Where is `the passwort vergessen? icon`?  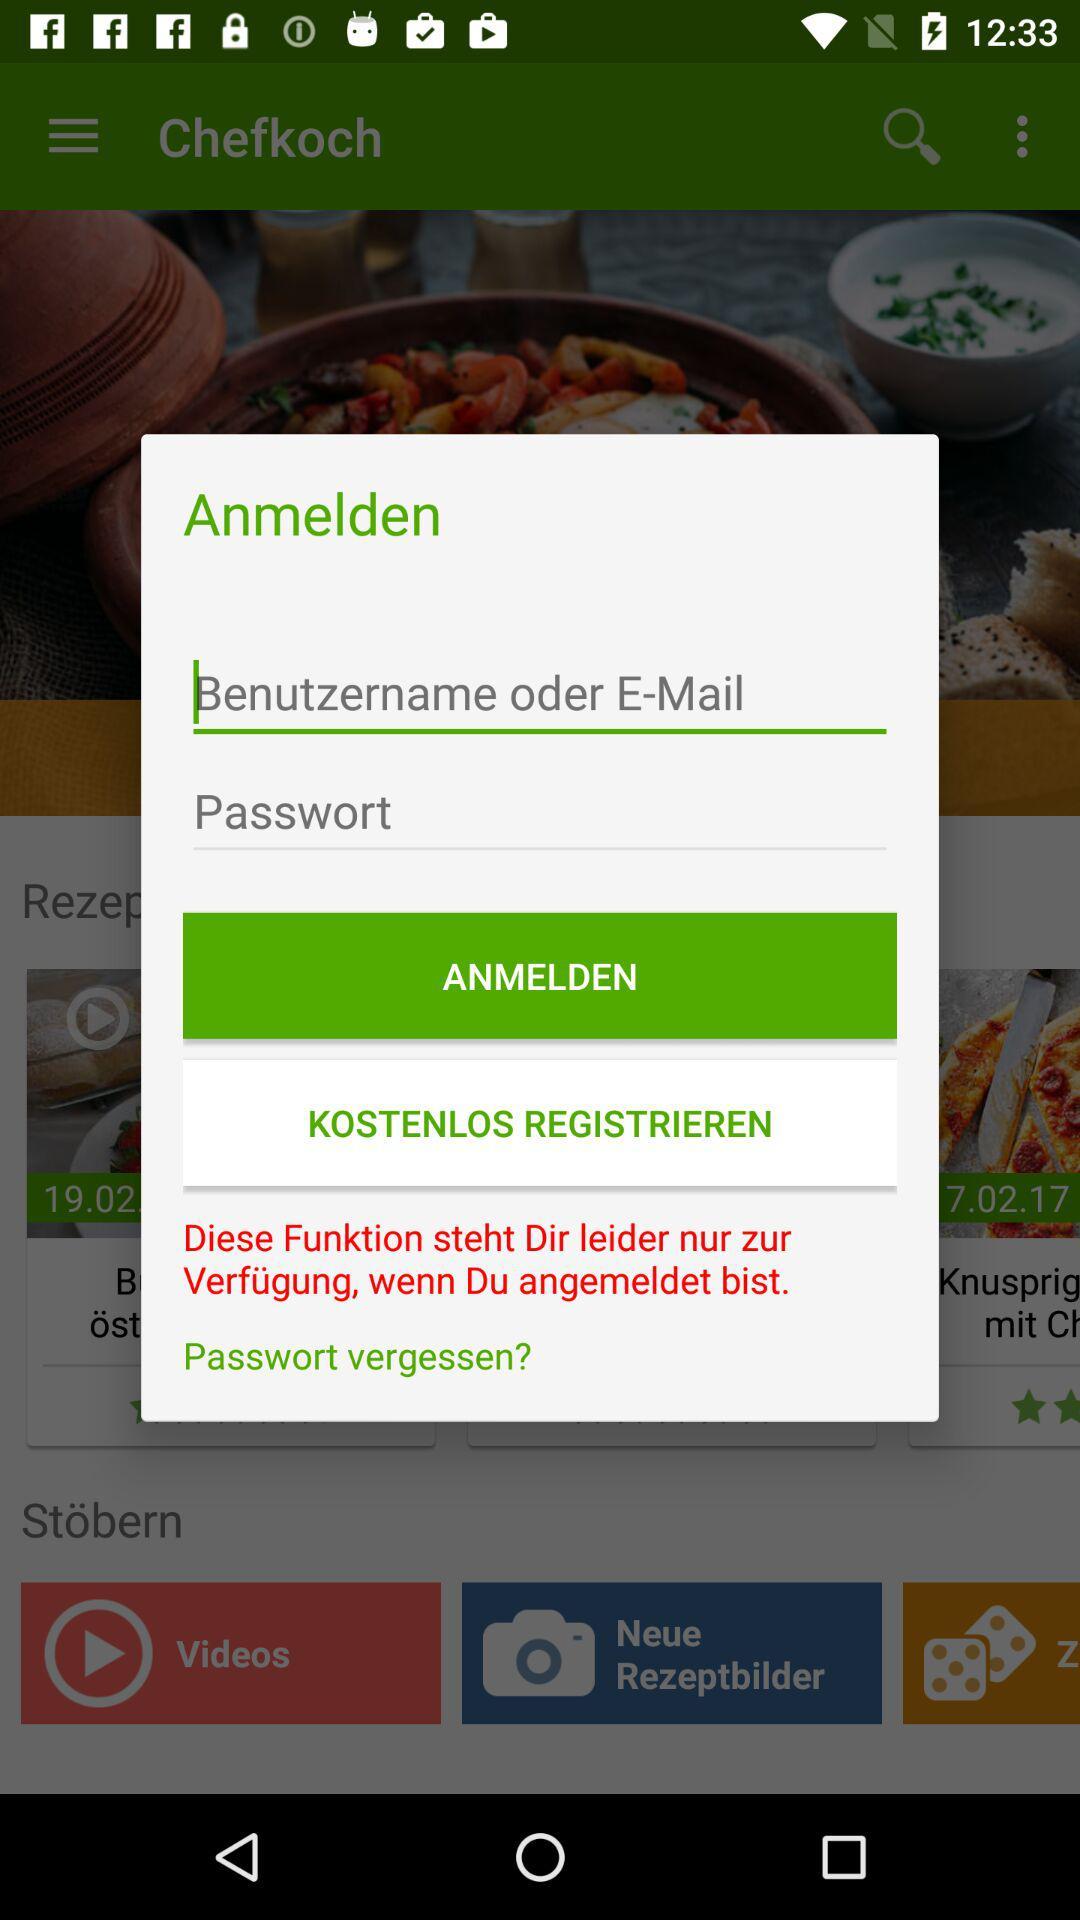
the passwort vergessen? icon is located at coordinates (540, 1355).